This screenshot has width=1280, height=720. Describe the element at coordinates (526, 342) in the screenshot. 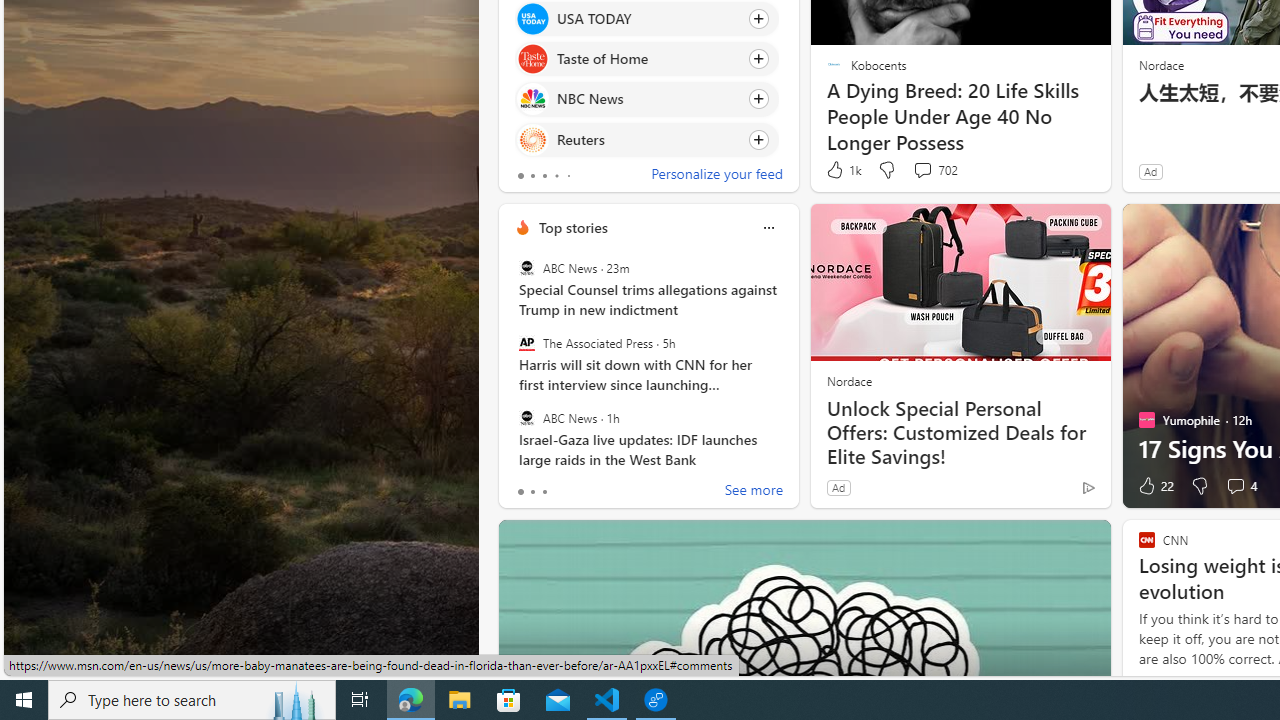

I see `'The Associated Press'` at that location.